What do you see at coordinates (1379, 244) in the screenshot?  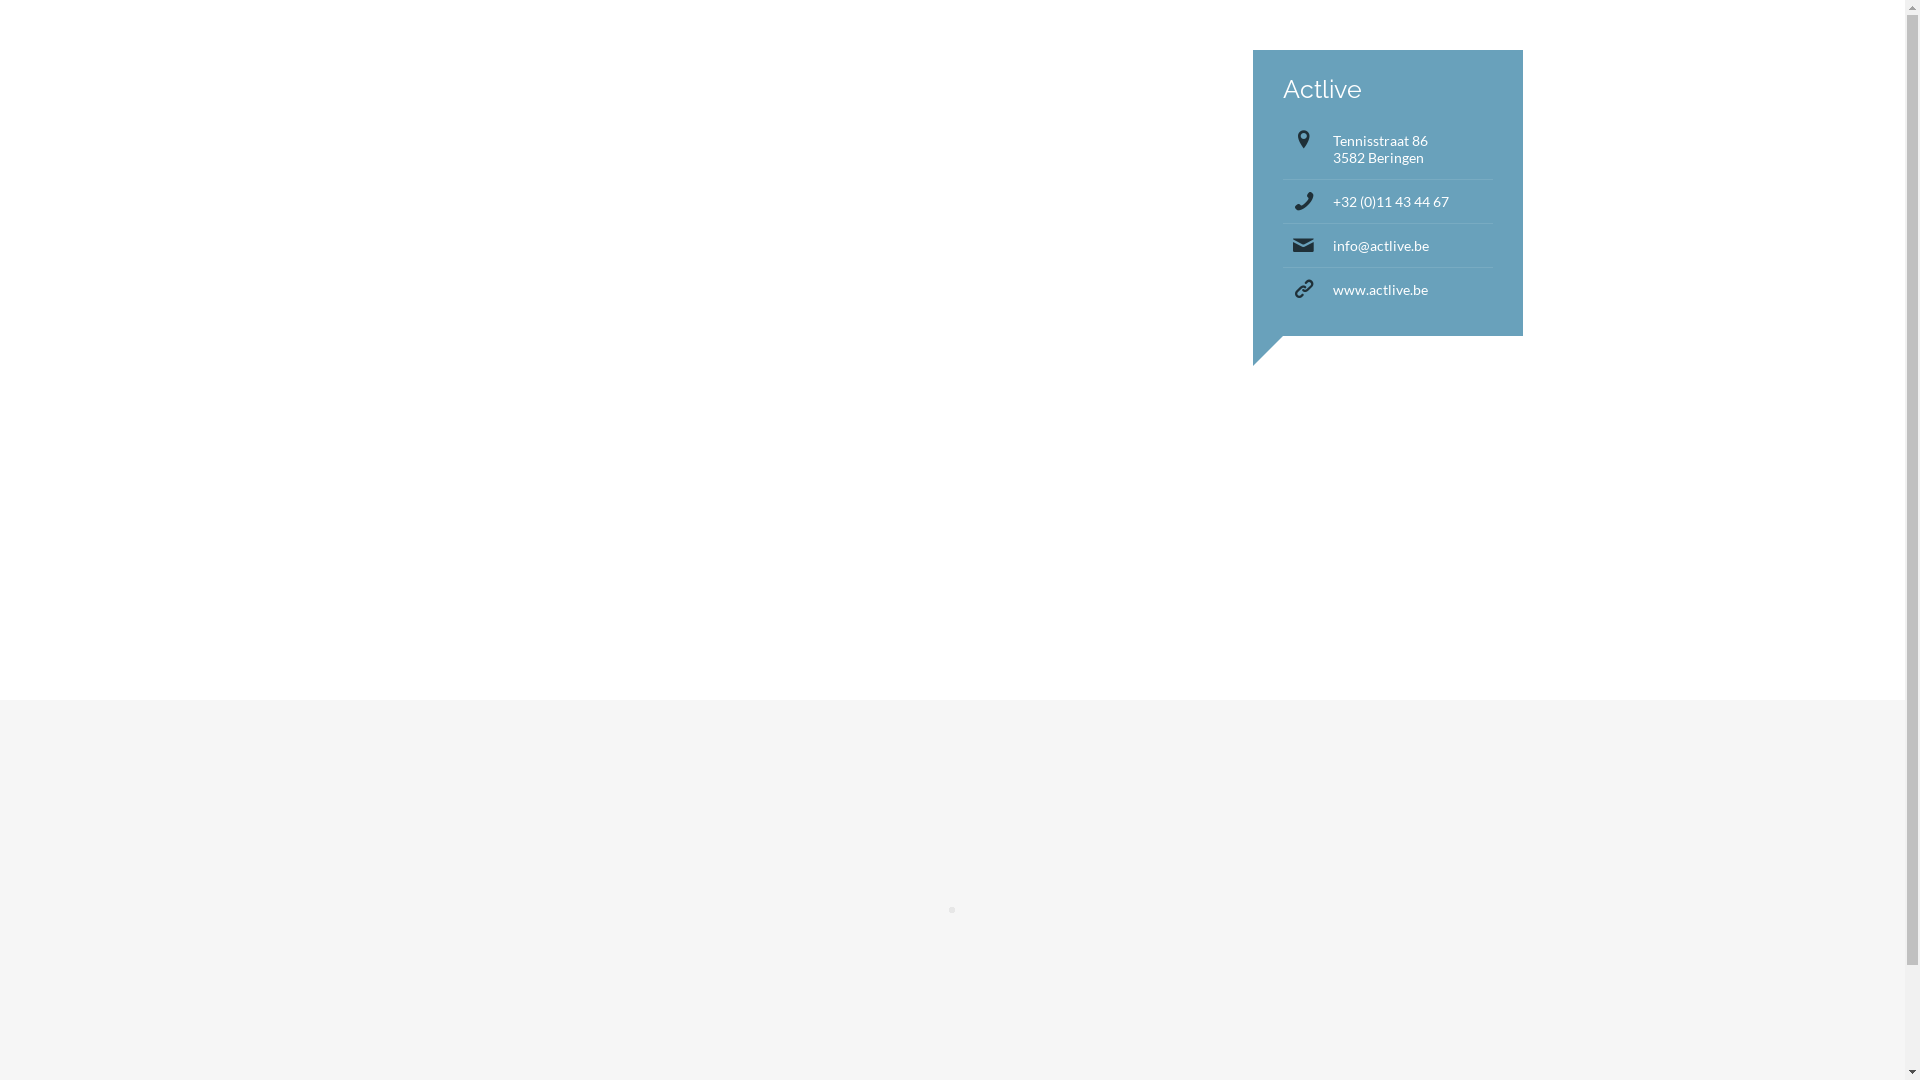 I see `'info@actlive.be'` at bounding box center [1379, 244].